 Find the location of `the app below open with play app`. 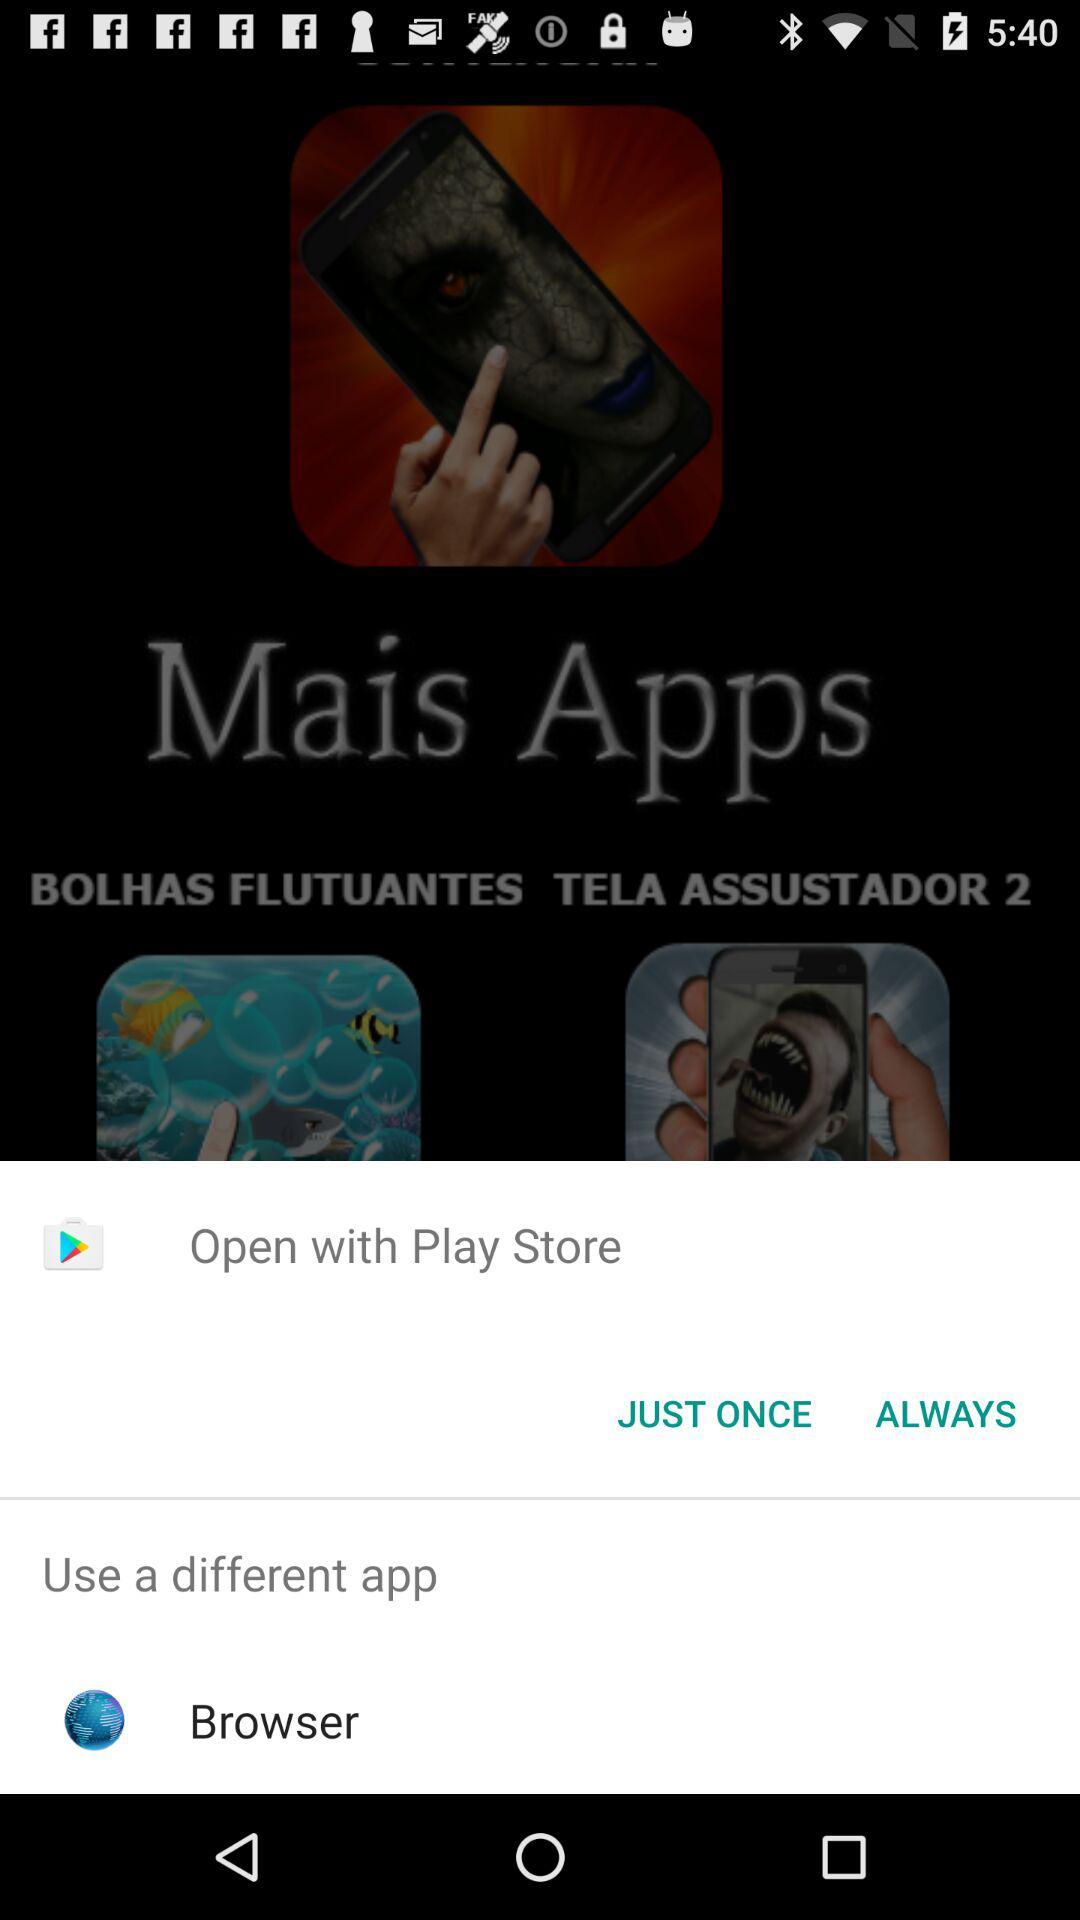

the app below open with play app is located at coordinates (945, 1411).